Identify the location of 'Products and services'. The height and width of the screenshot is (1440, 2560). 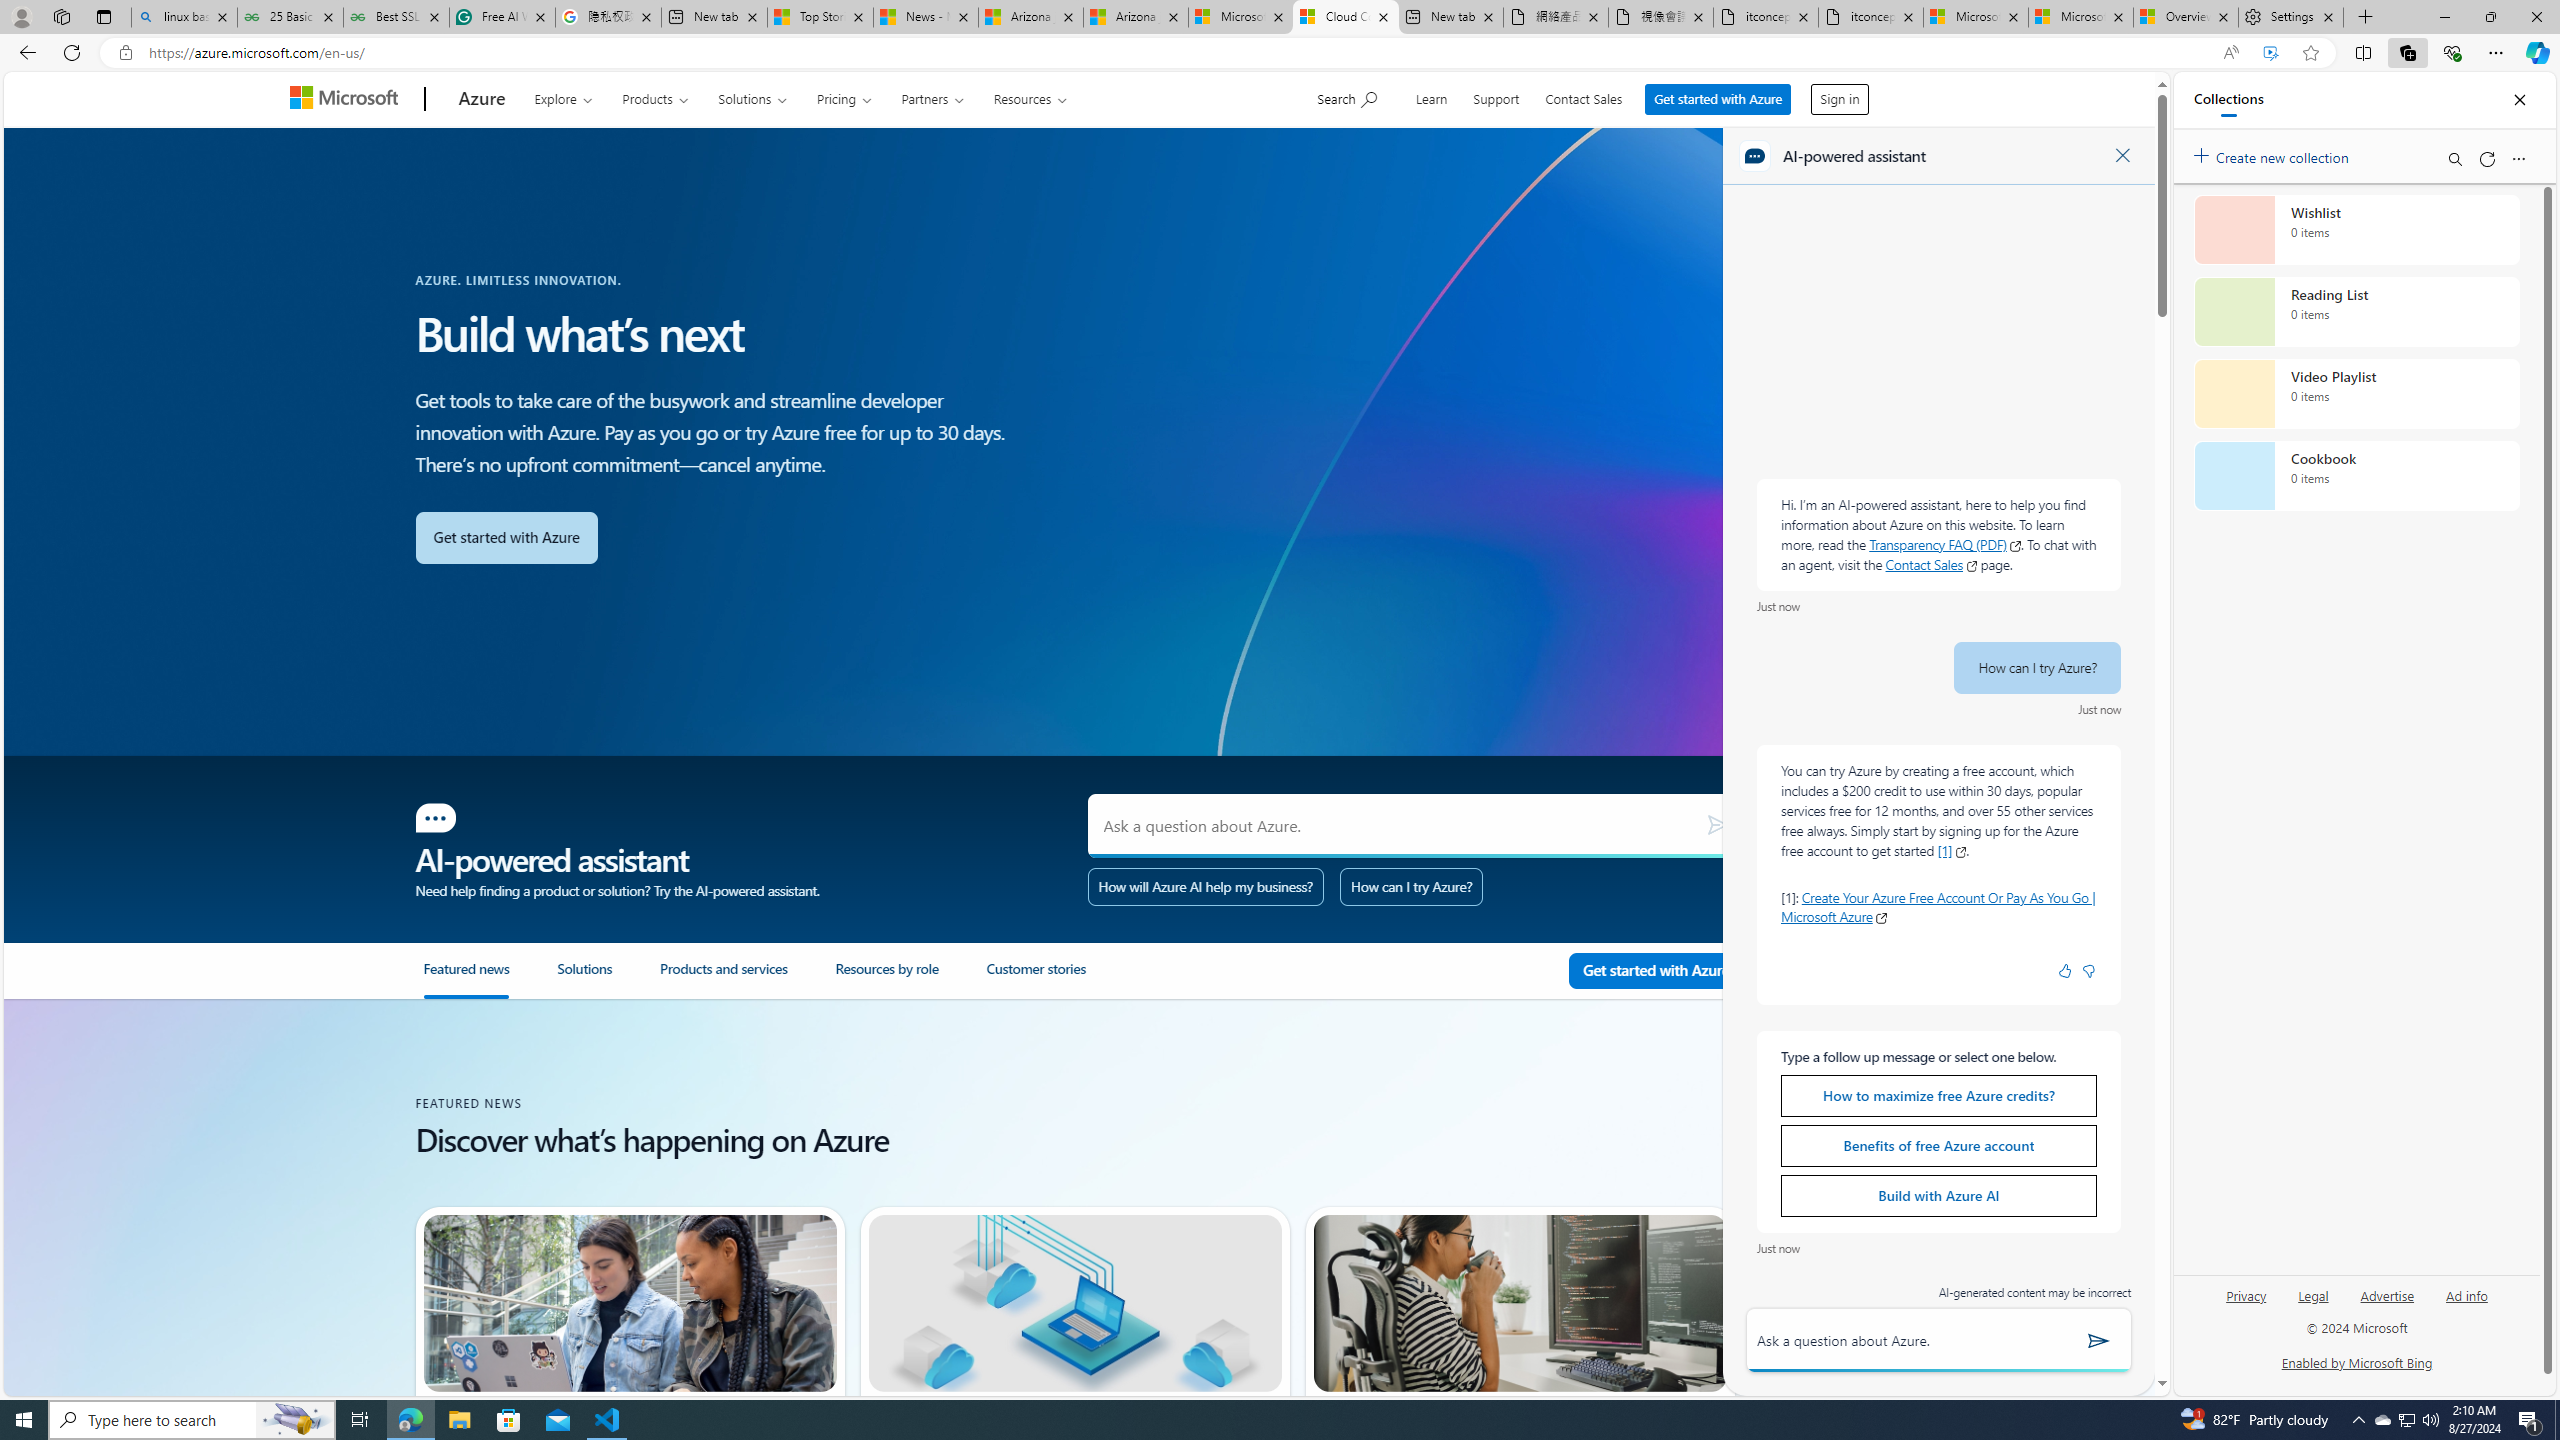
(747, 978).